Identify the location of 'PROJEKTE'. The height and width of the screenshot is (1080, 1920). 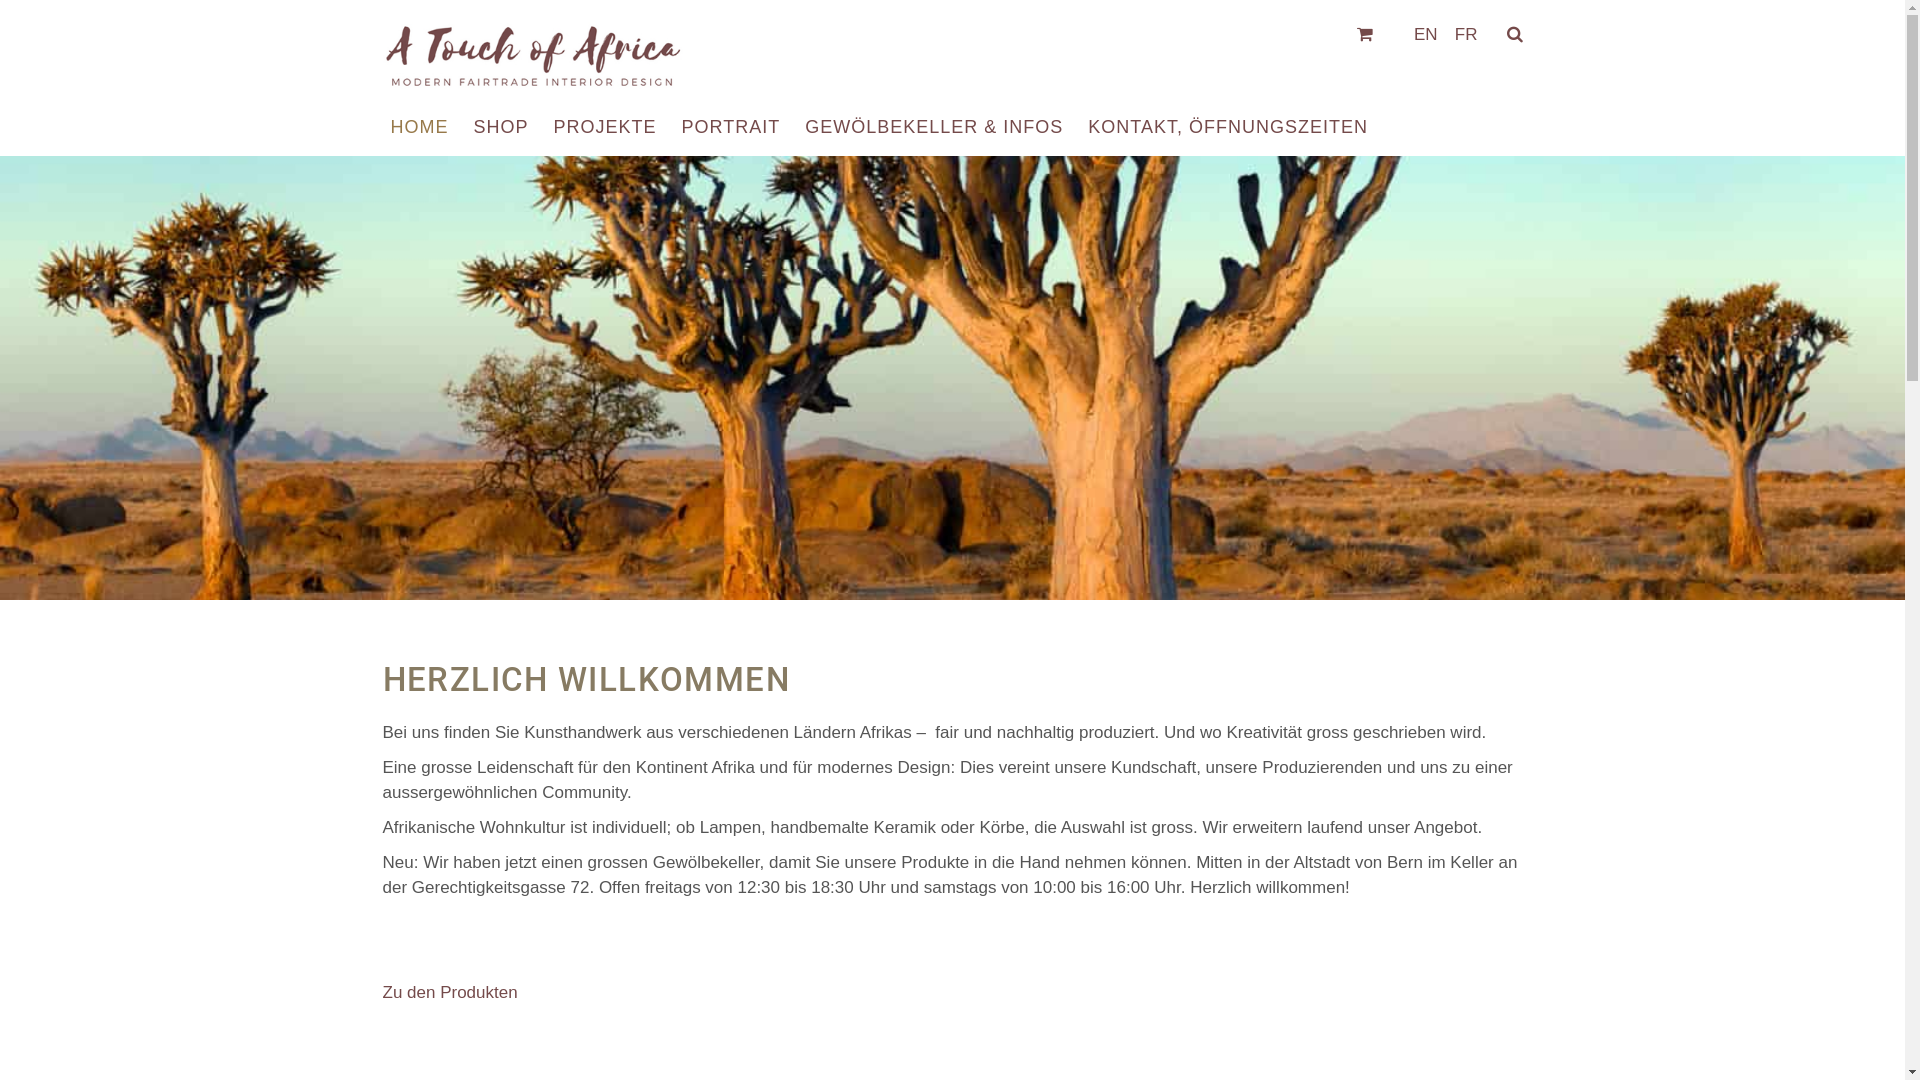
(604, 127).